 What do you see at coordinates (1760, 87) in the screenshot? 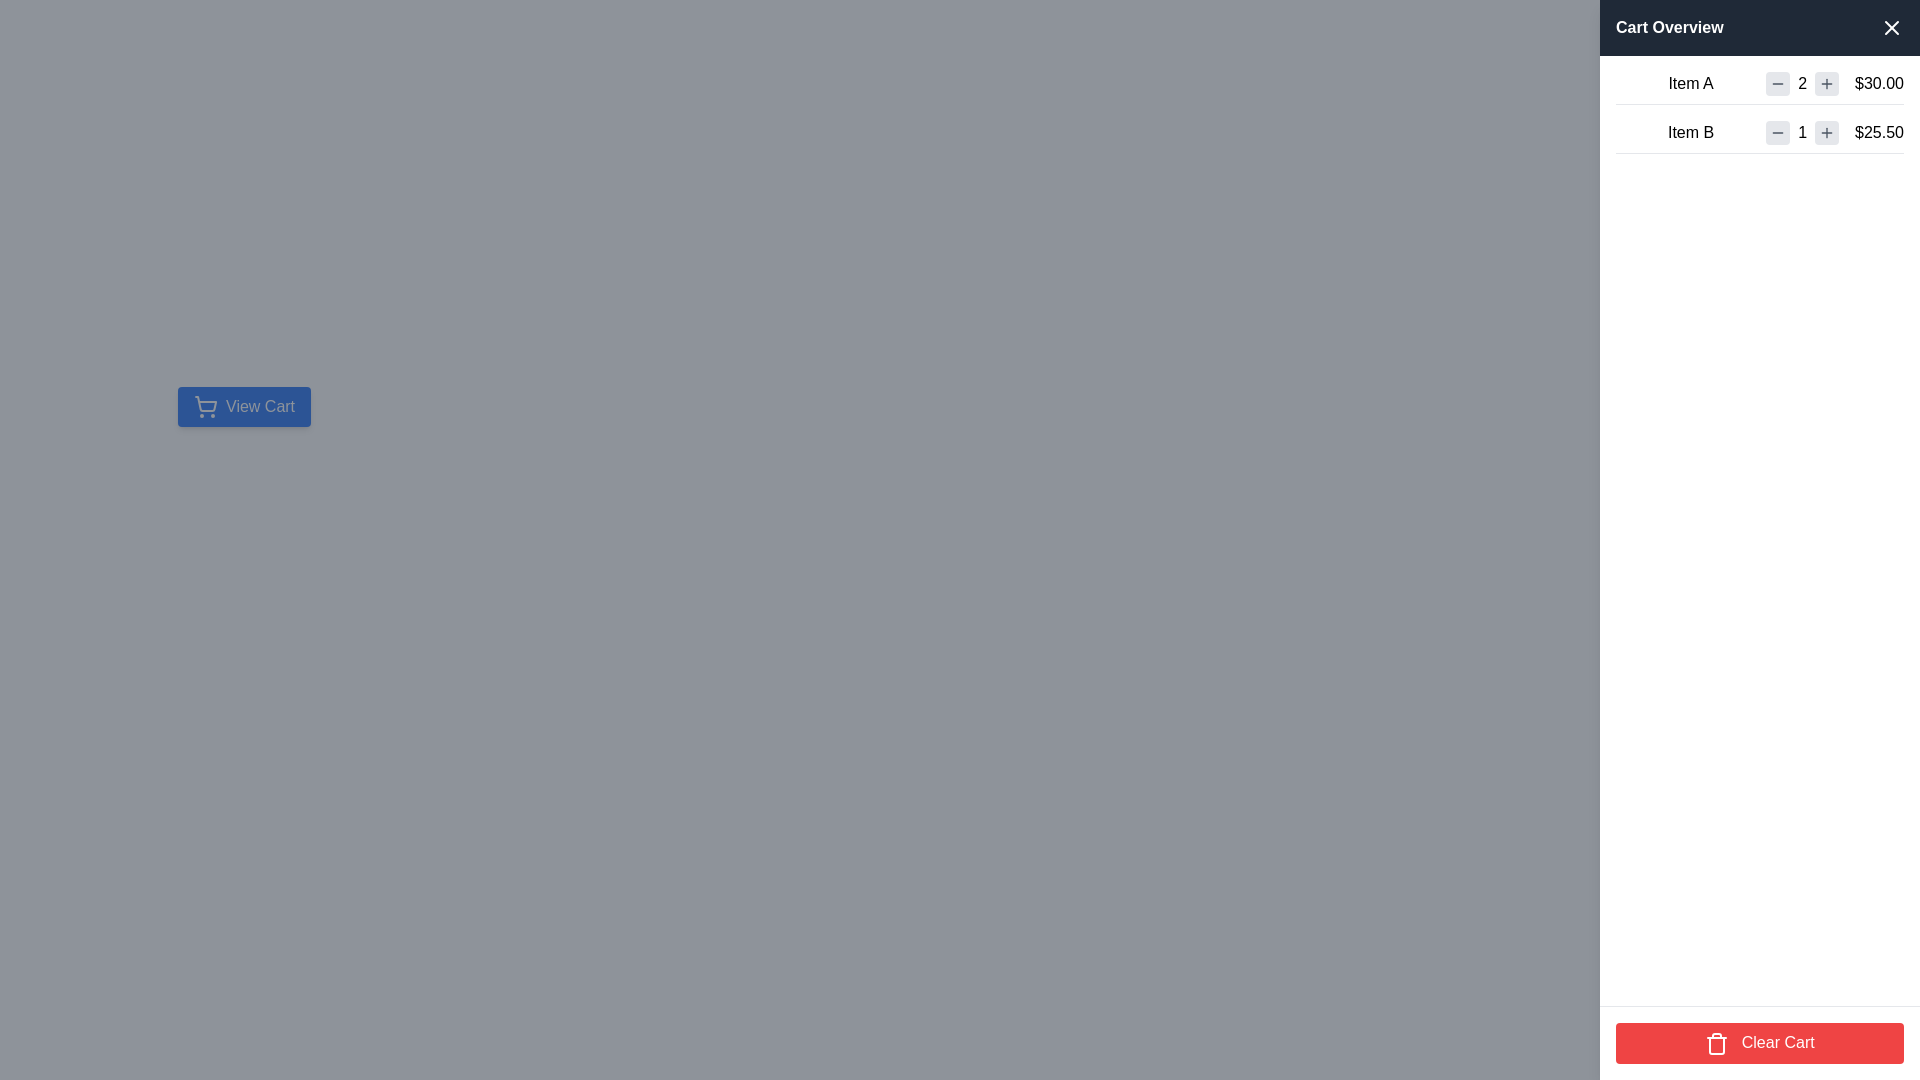
I see `the minus button on the product card displaying 'Item A' in the cart overview to decrease the quantity` at bounding box center [1760, 87].